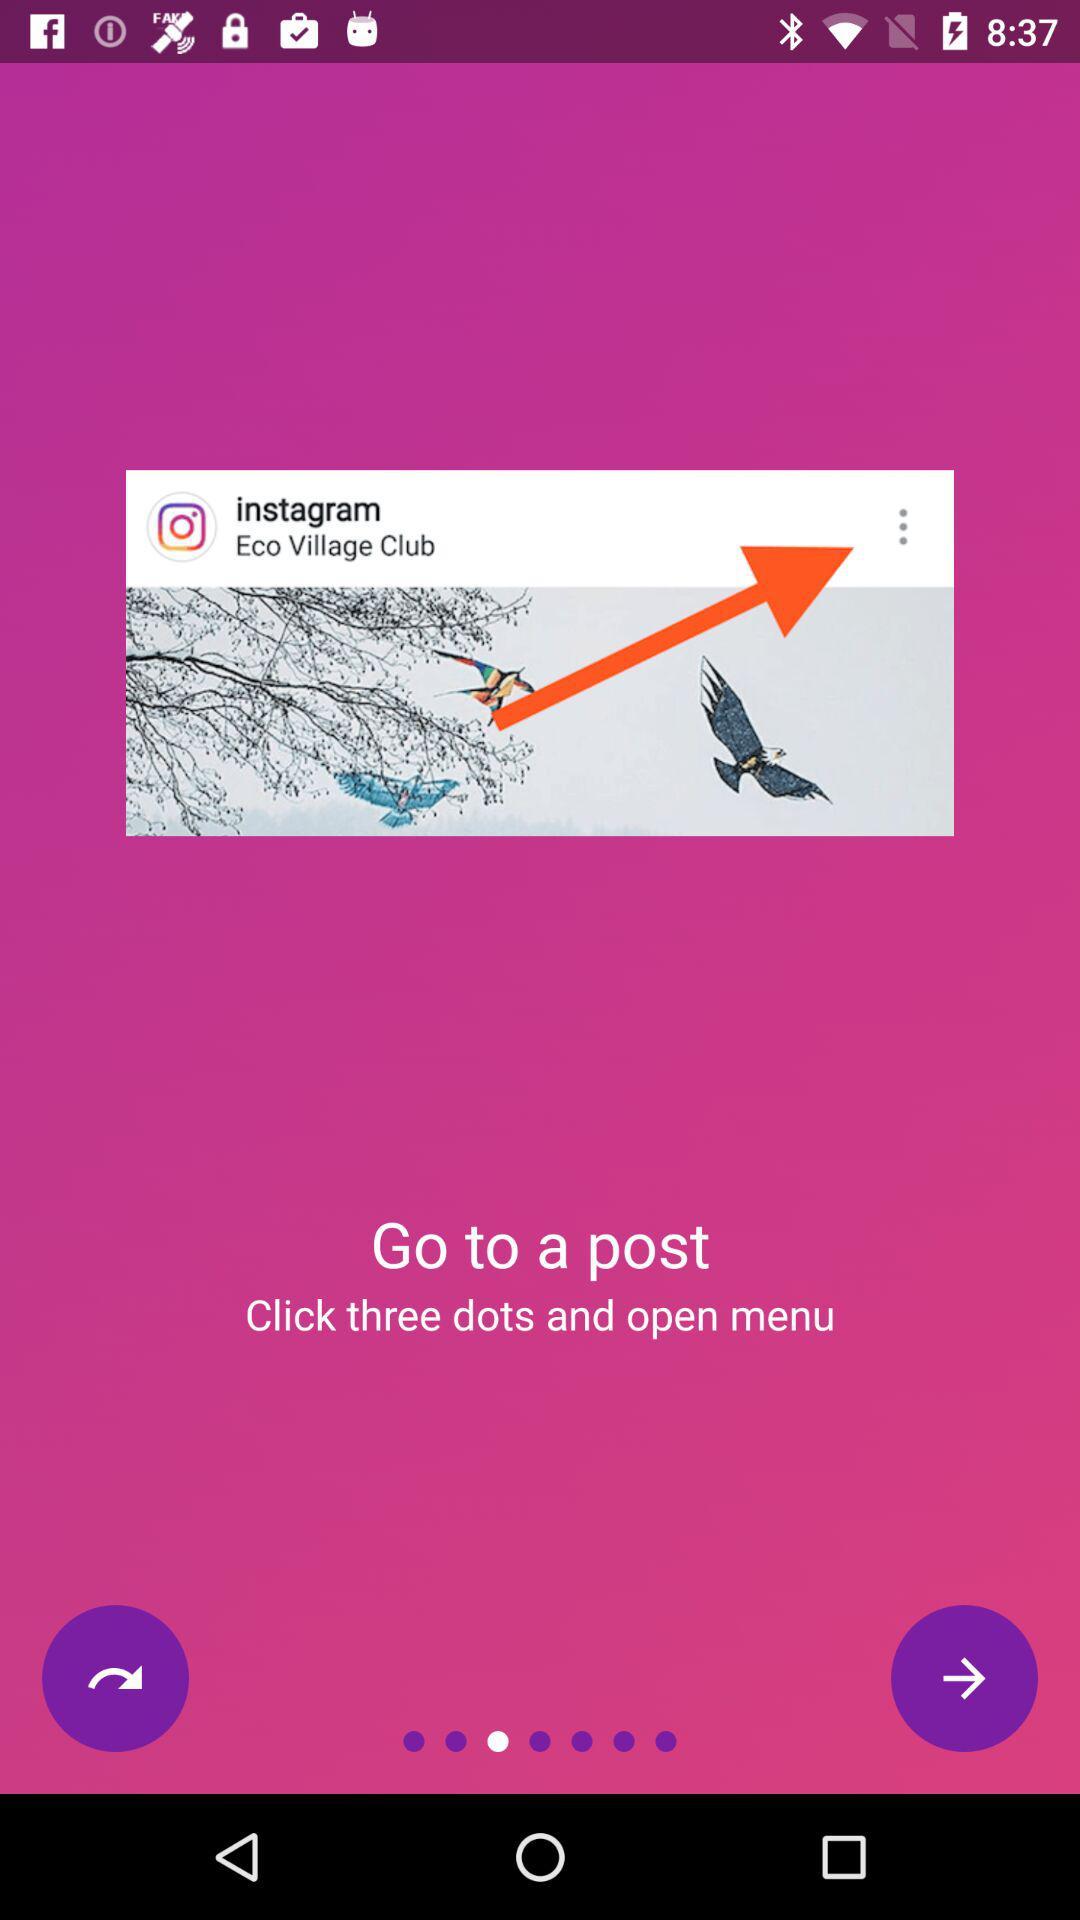 The width and height of the screenshot is (1080, 1920). What do you see at coordinates (963, 1678) in the screenshot?
I see `icon at the bottom right corner` at bounding box center [963, 1678].